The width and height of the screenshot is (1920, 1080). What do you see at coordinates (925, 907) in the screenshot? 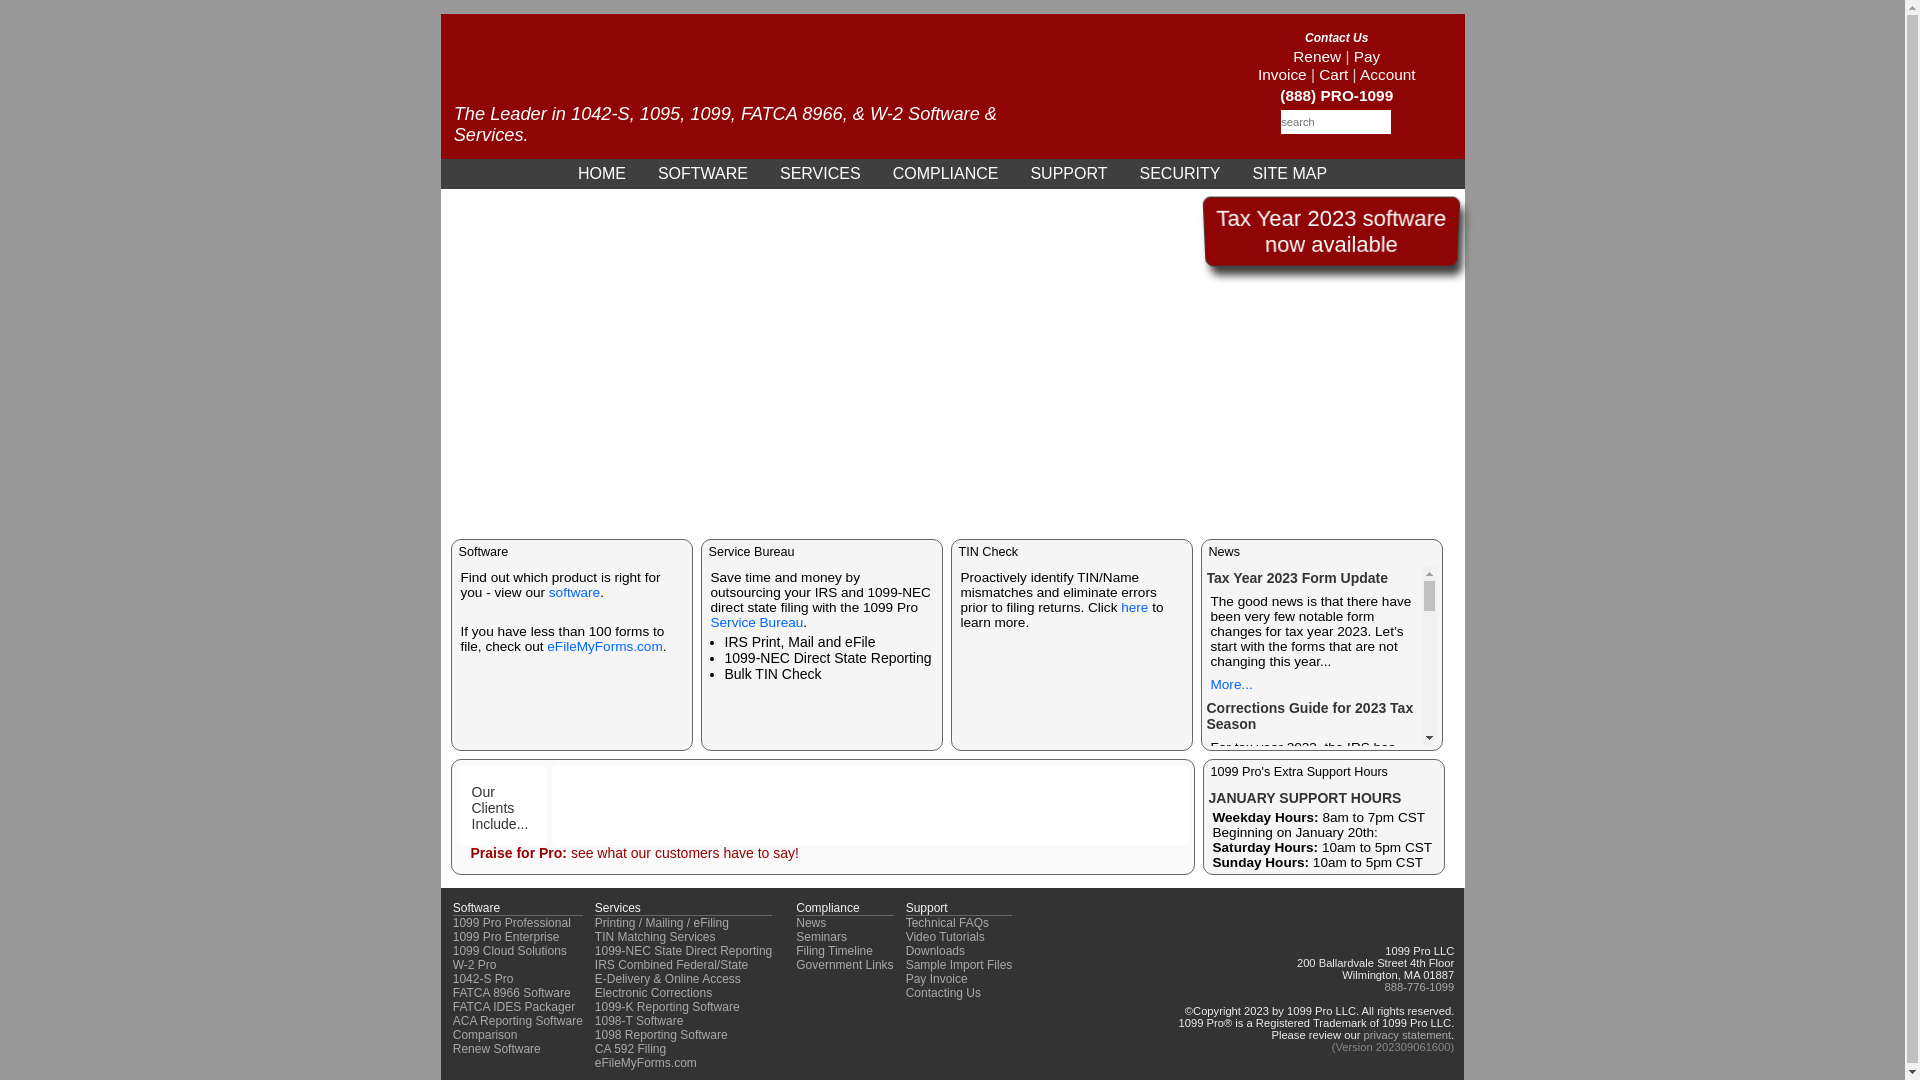
I see `'Support'` at bounding box center [925, 907].